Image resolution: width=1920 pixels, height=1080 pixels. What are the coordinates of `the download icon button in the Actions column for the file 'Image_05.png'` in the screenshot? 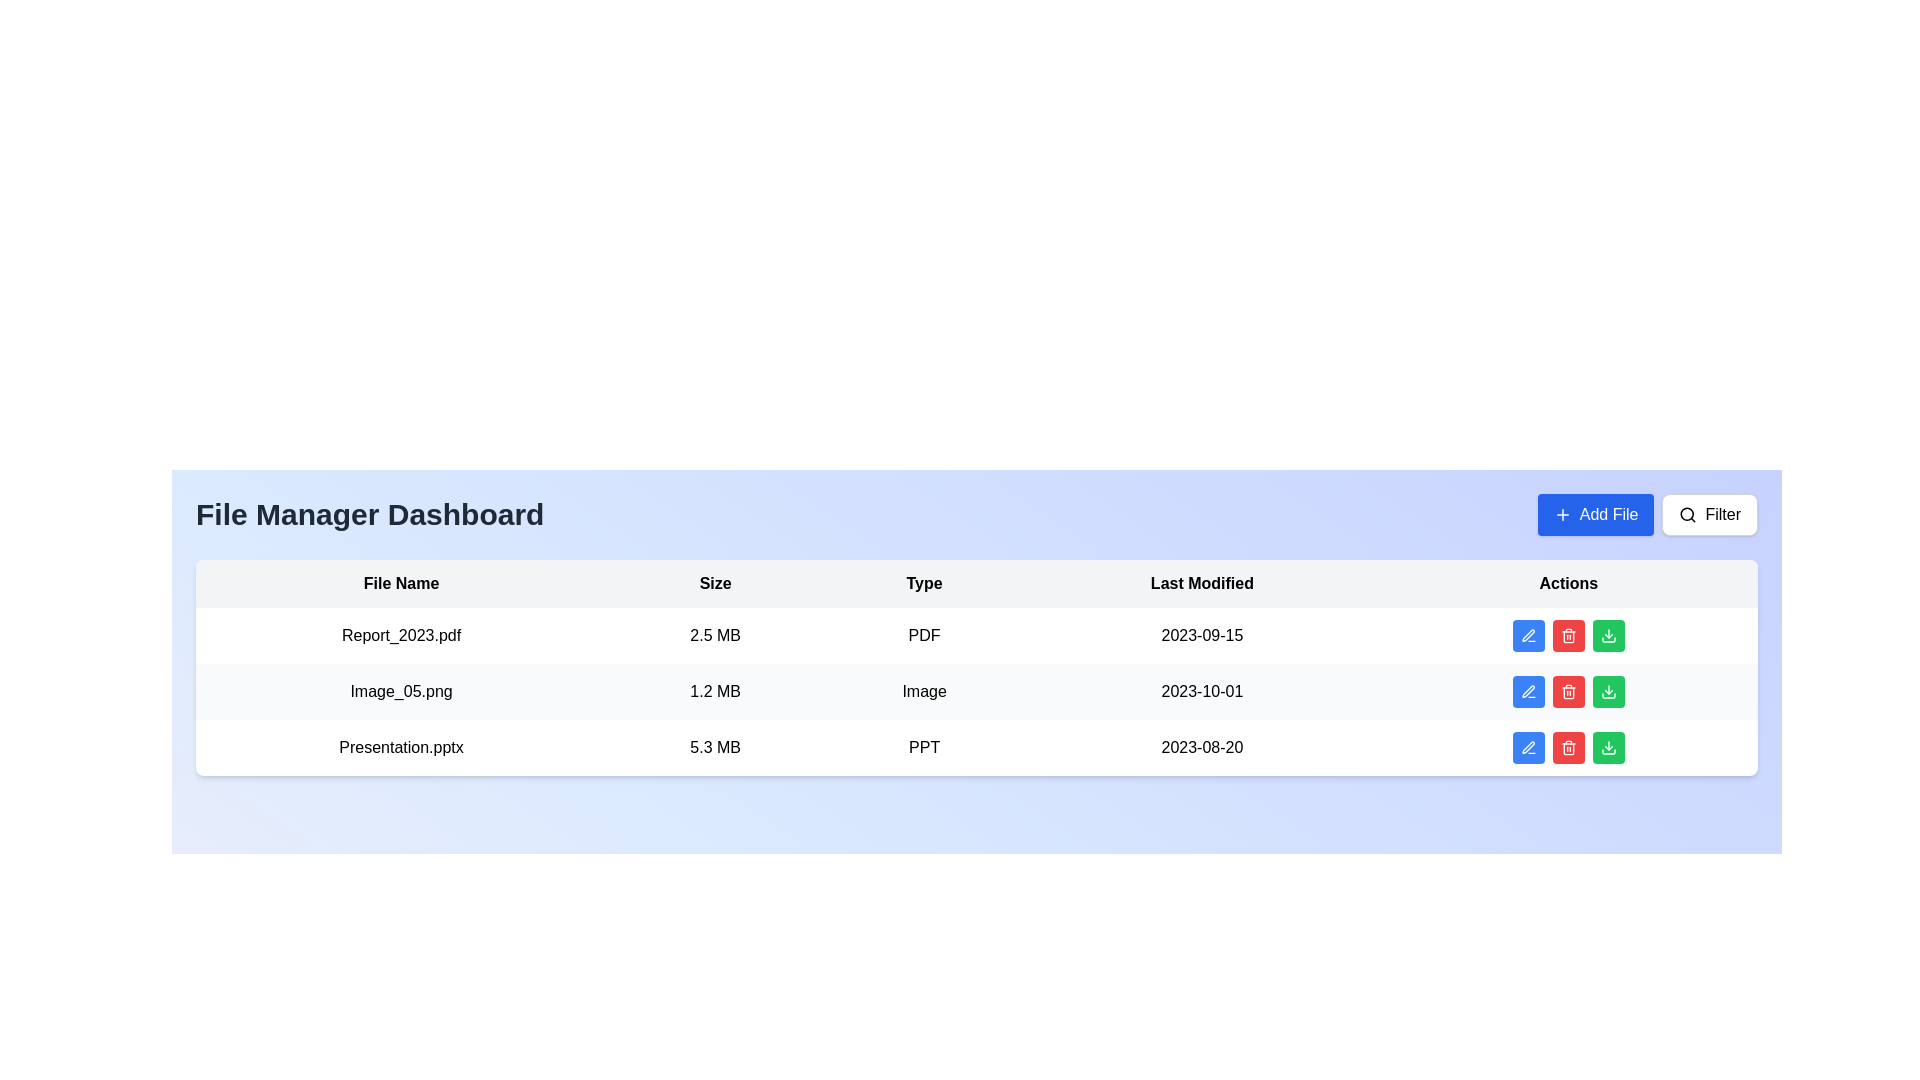 It's located at (1608, 690).